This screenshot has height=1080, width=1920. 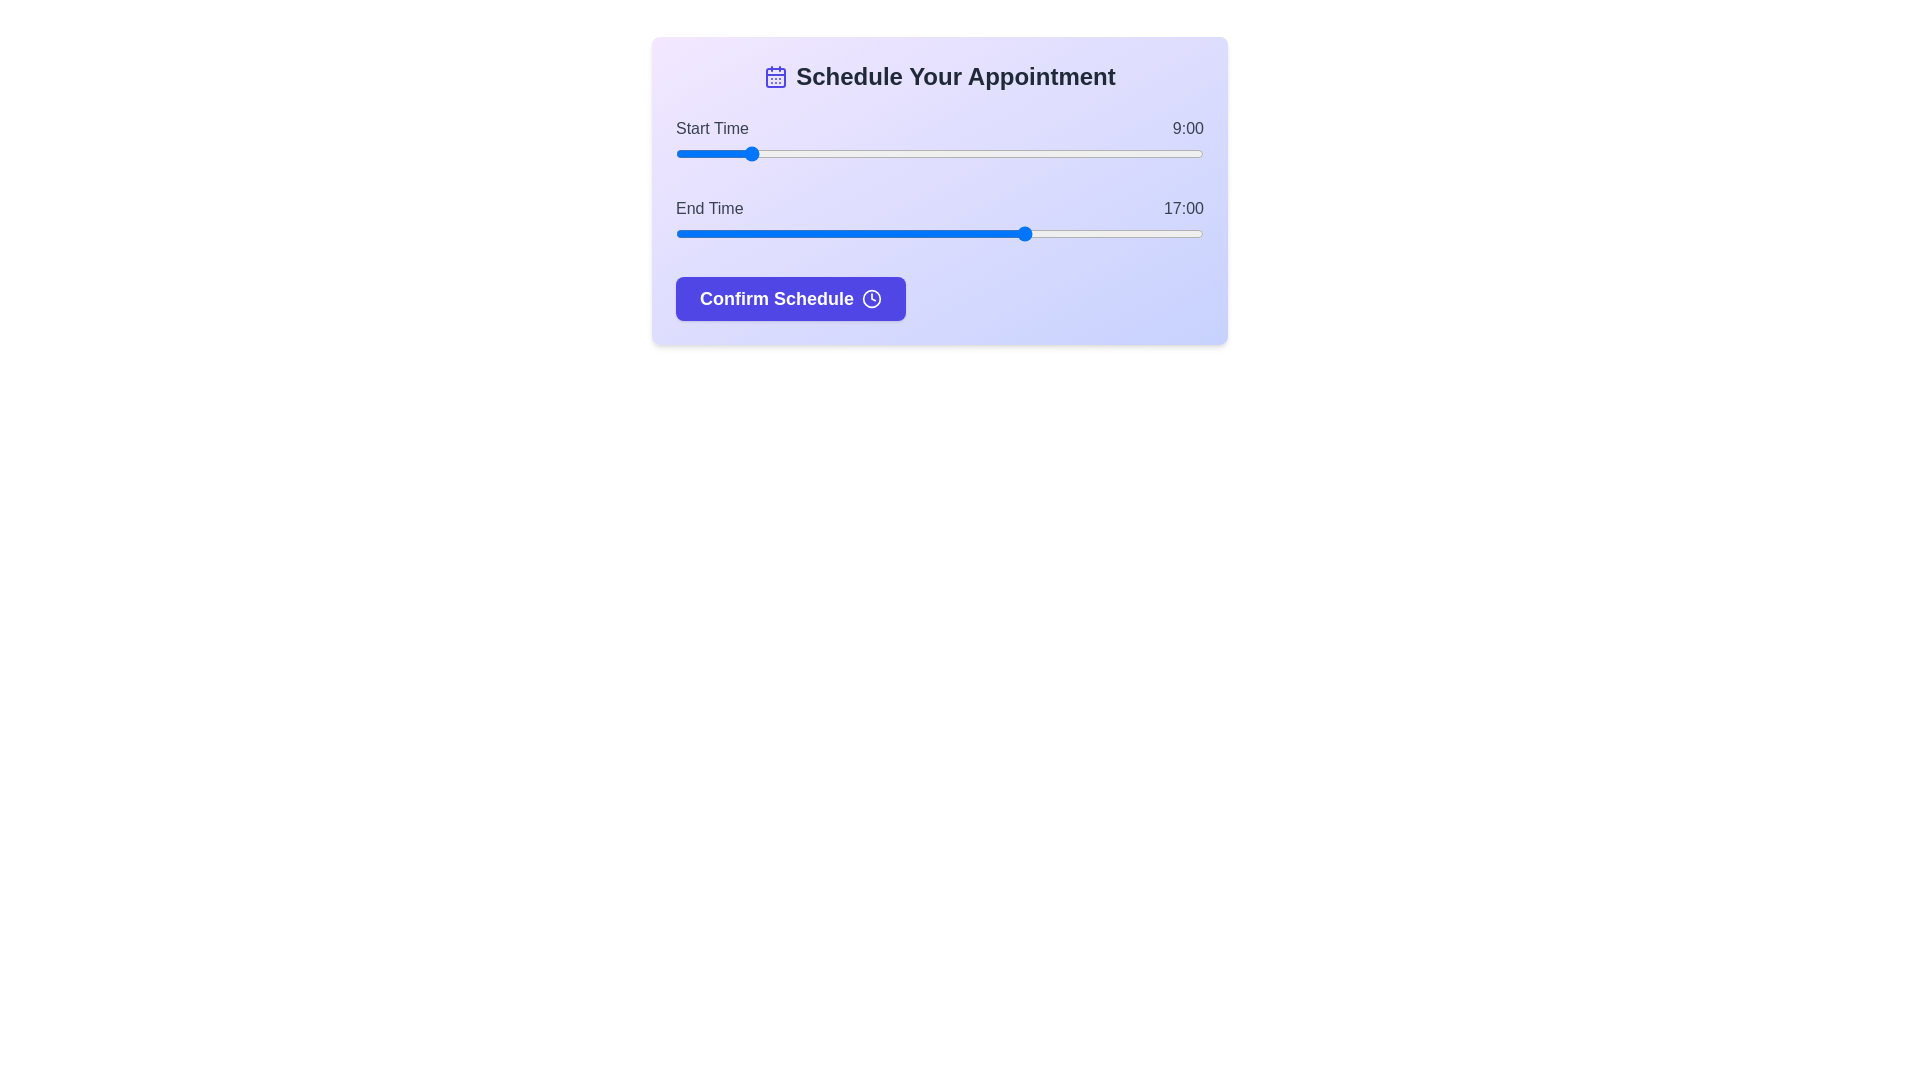 I want to click on the 'Confirm Schedule' button to finalize the appointment schedule, so click(x=790, y=299).